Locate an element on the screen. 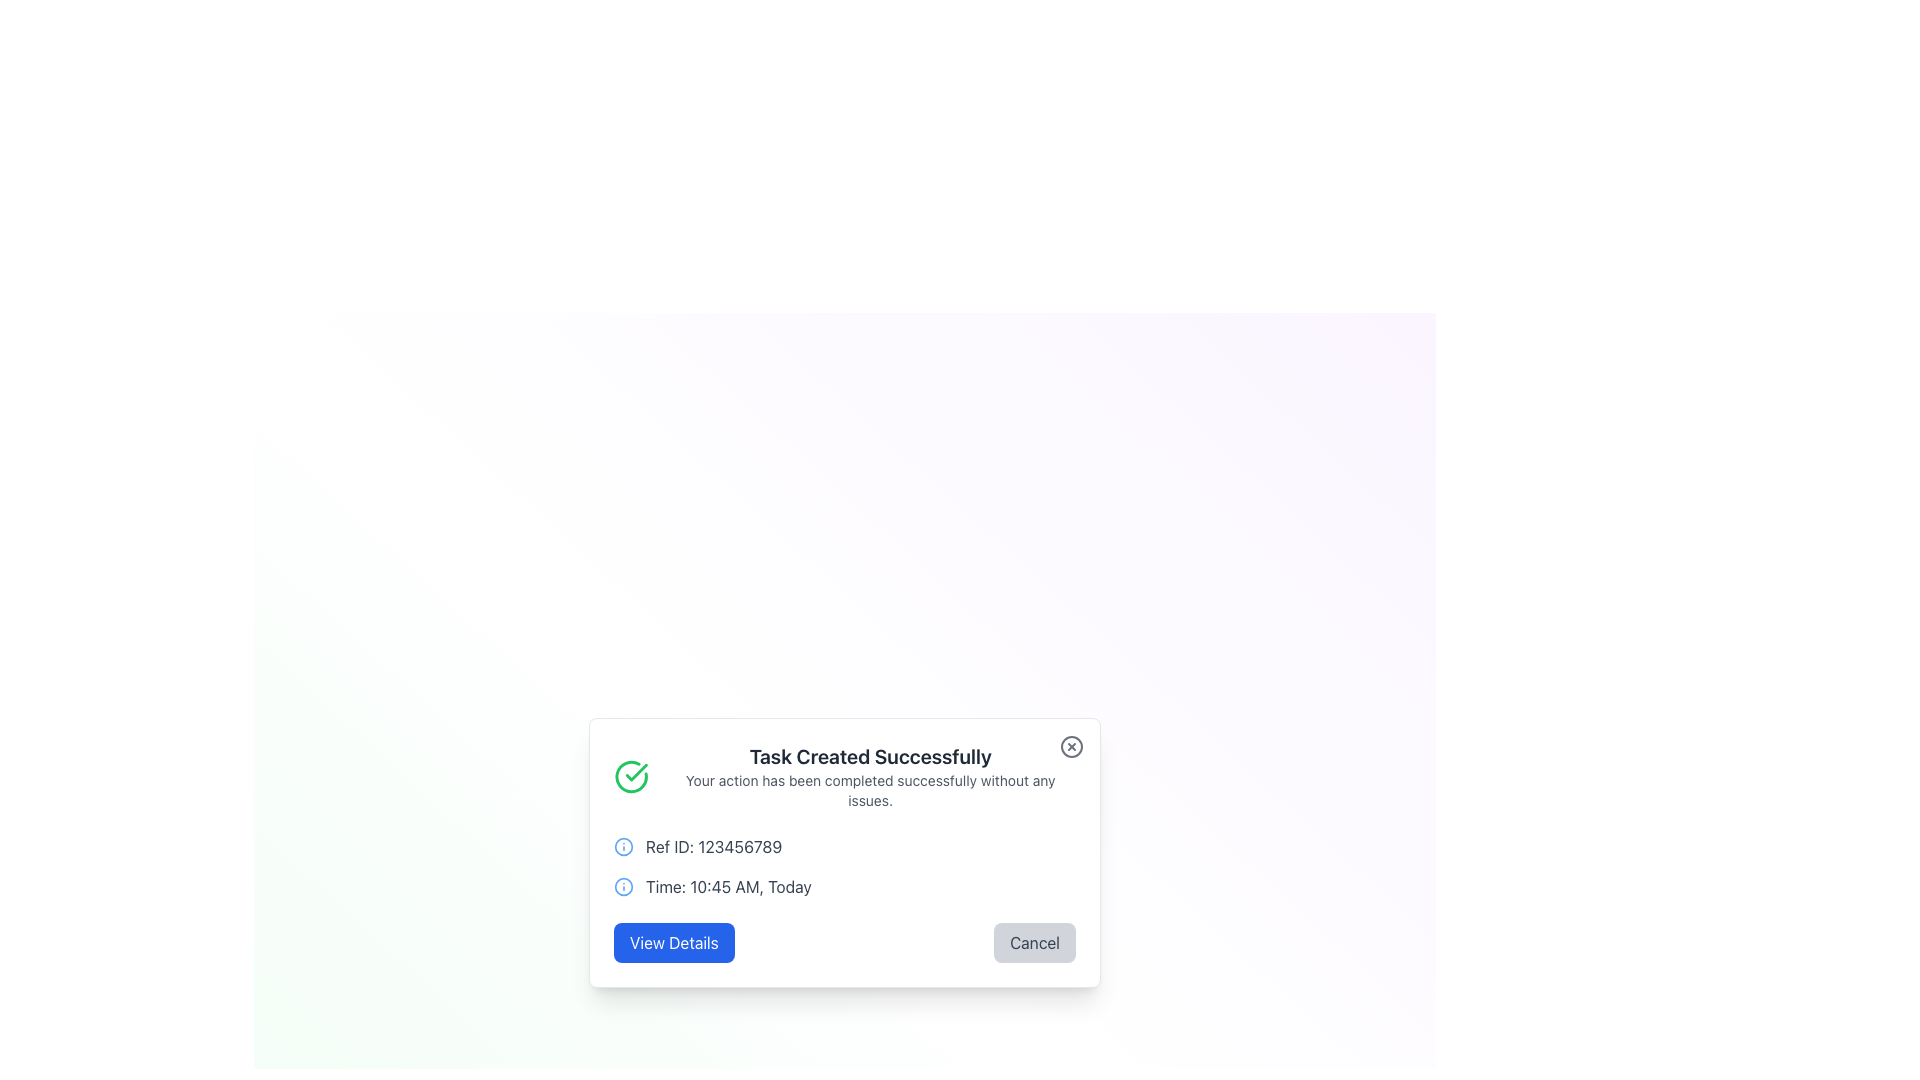  the static text displaying 'Your action has been completed successfully without any issues.' which is located below the header 'Task Created Successfully' in the dialog box is located at coordinates (870, 789).